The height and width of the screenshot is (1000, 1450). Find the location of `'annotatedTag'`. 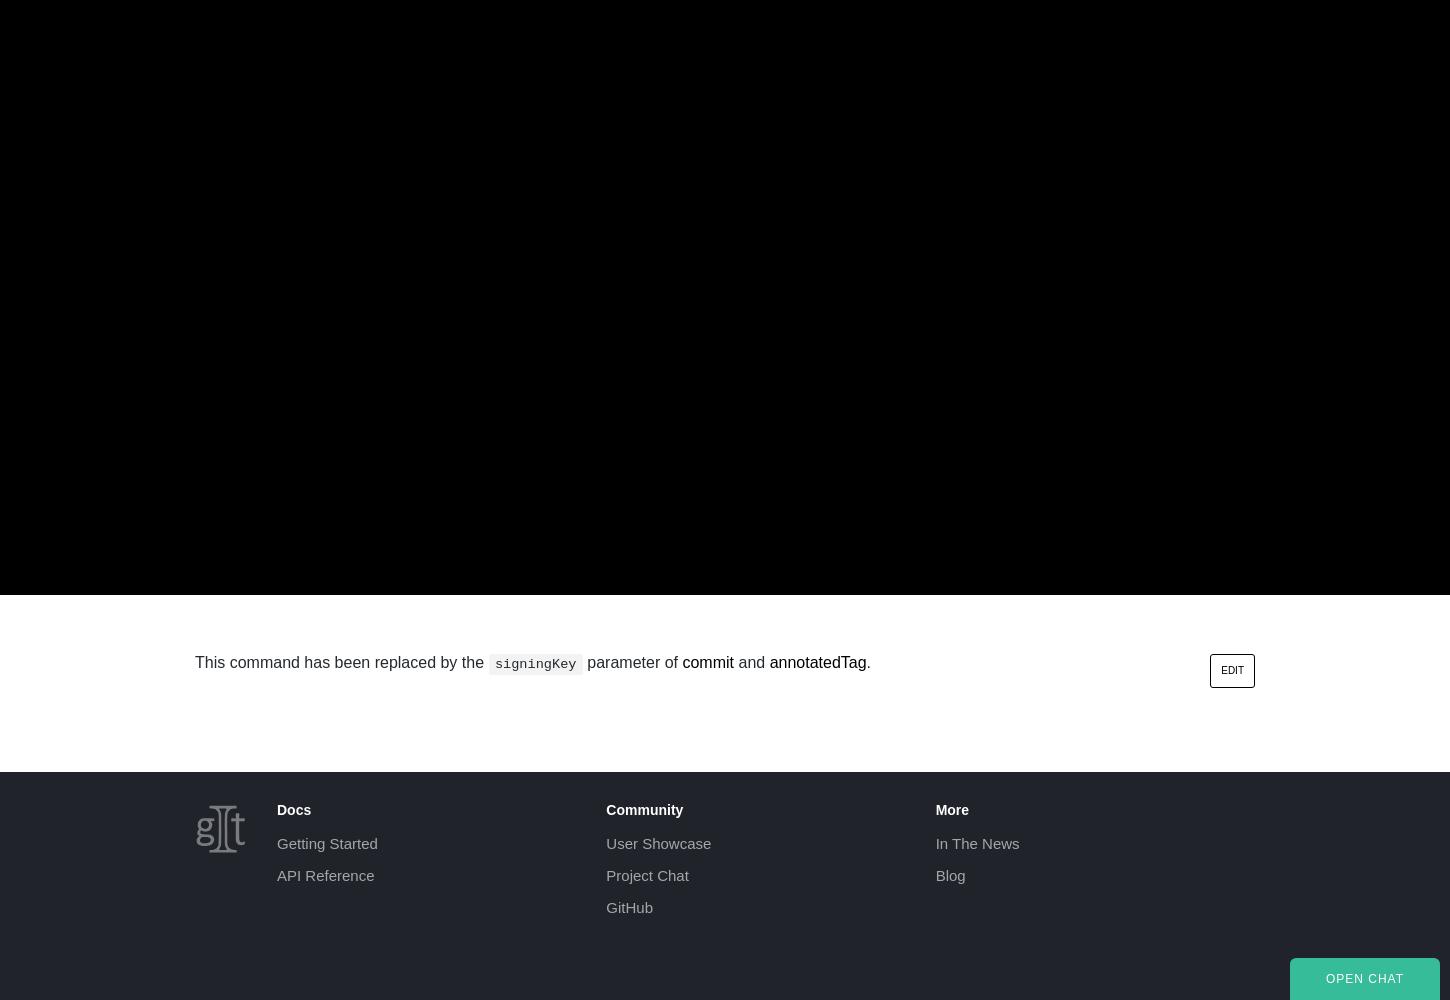

'annotatedTag' is located at coordinates (817, 662).